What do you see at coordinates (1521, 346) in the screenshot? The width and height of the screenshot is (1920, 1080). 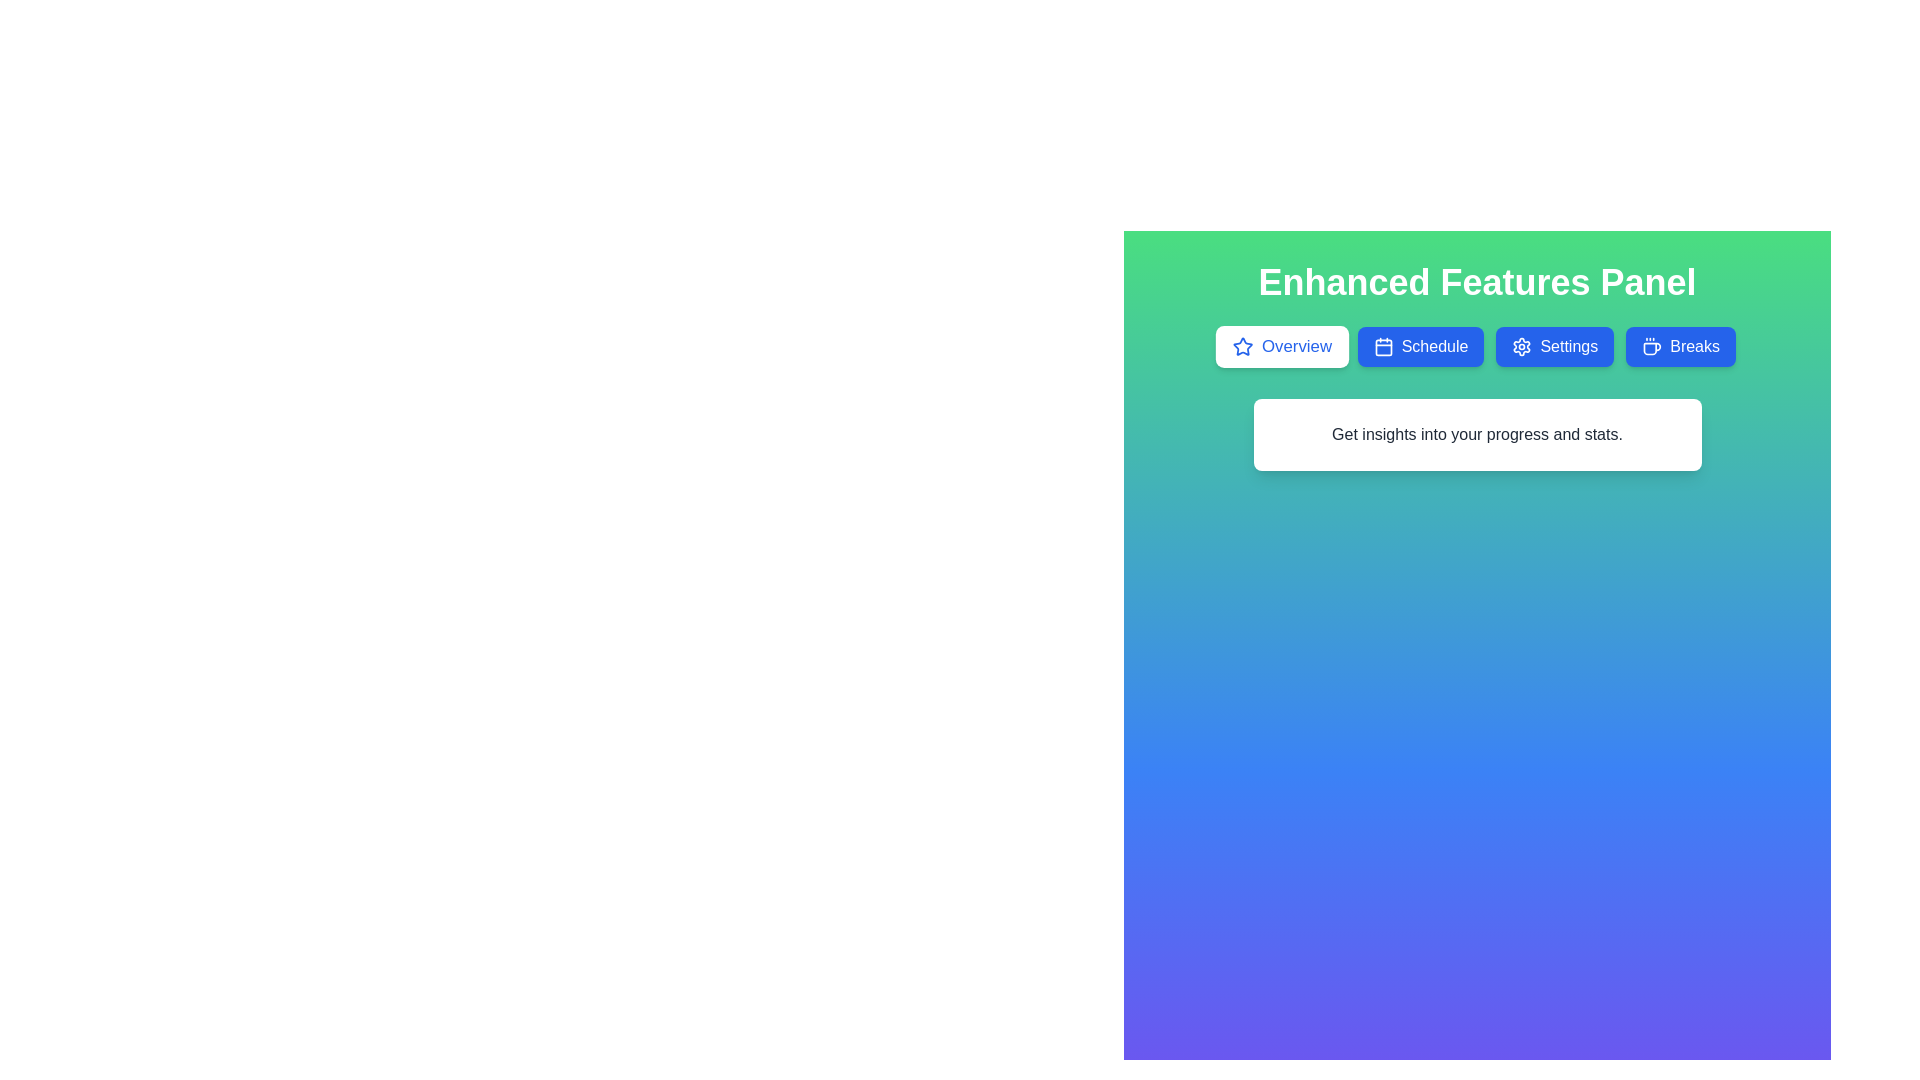 I see `the settings icon located within the 'Settings' button, which is part of a UI containing other buttons like 'Overview', 'Schedule', and 'Breaks'` at bounding box center [1521, 346].